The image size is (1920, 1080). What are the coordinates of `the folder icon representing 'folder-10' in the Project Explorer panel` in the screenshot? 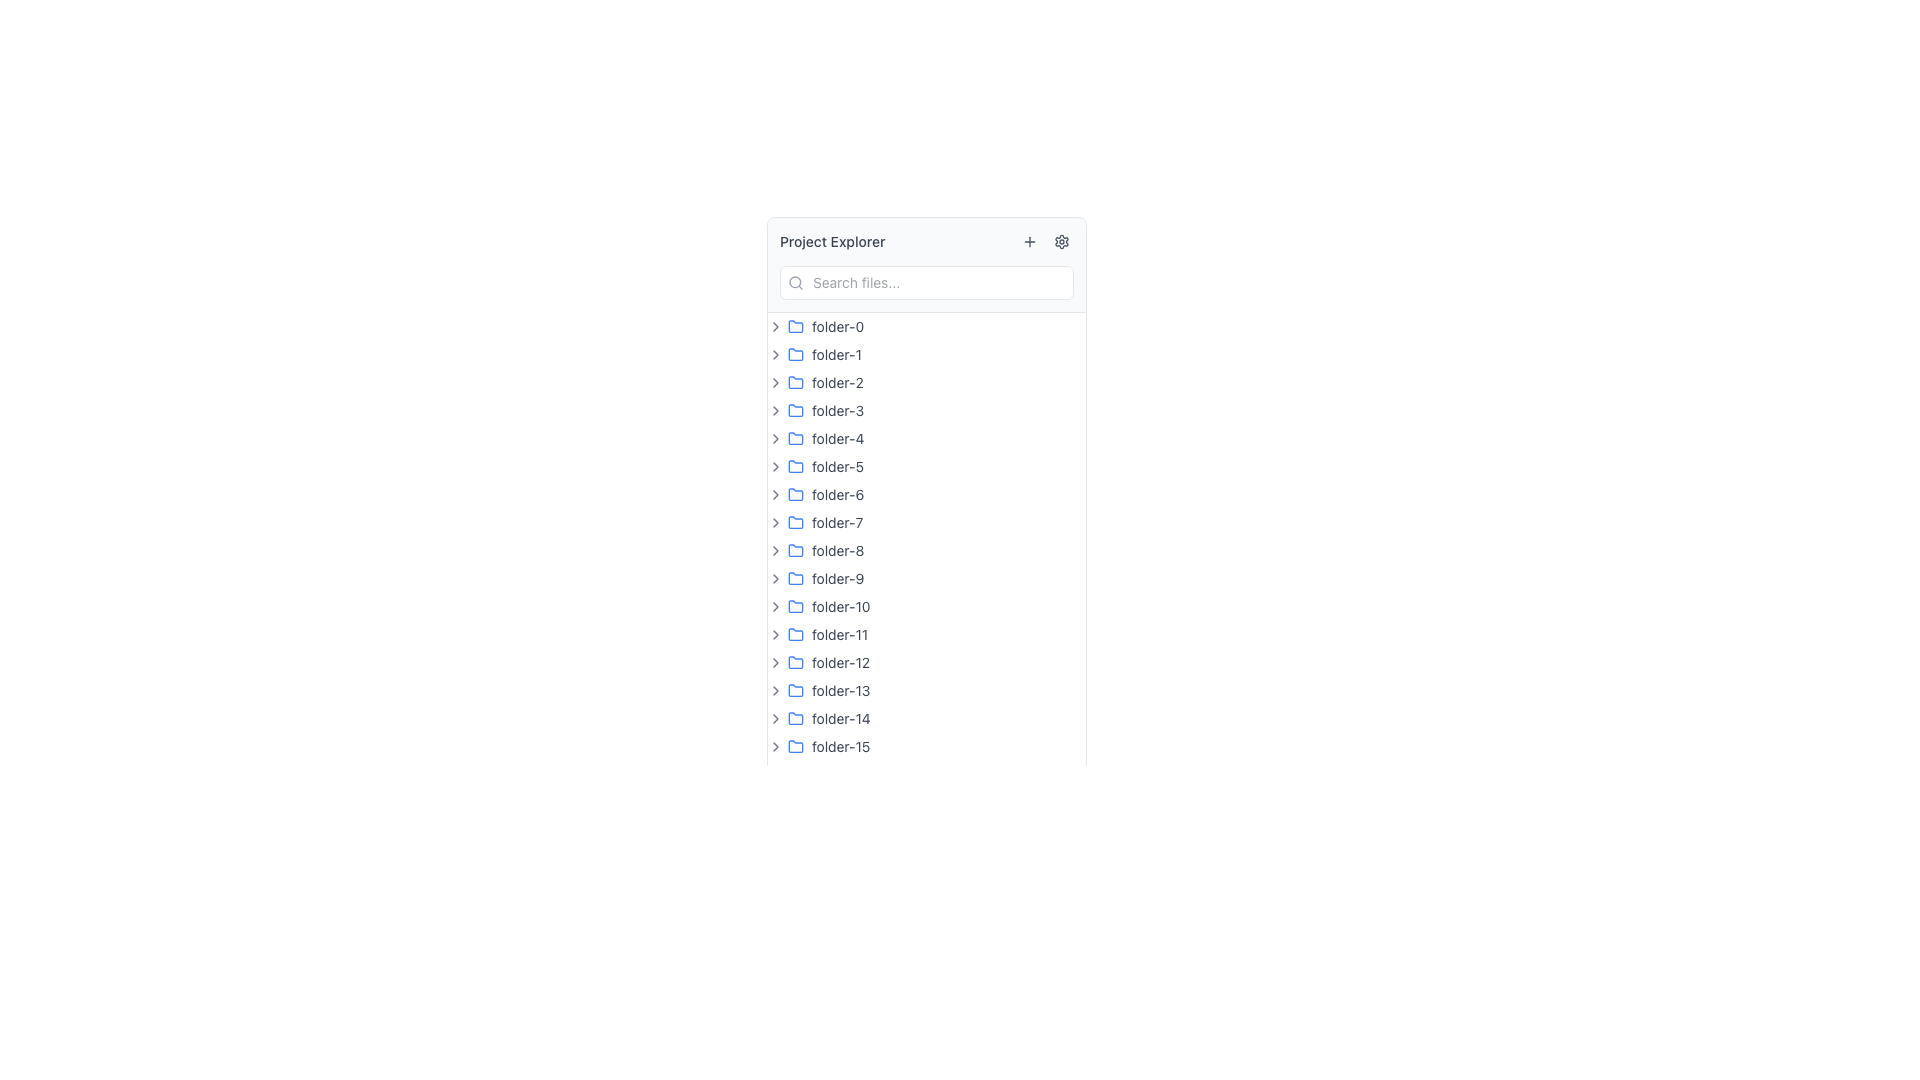 It's located at (795, 604).